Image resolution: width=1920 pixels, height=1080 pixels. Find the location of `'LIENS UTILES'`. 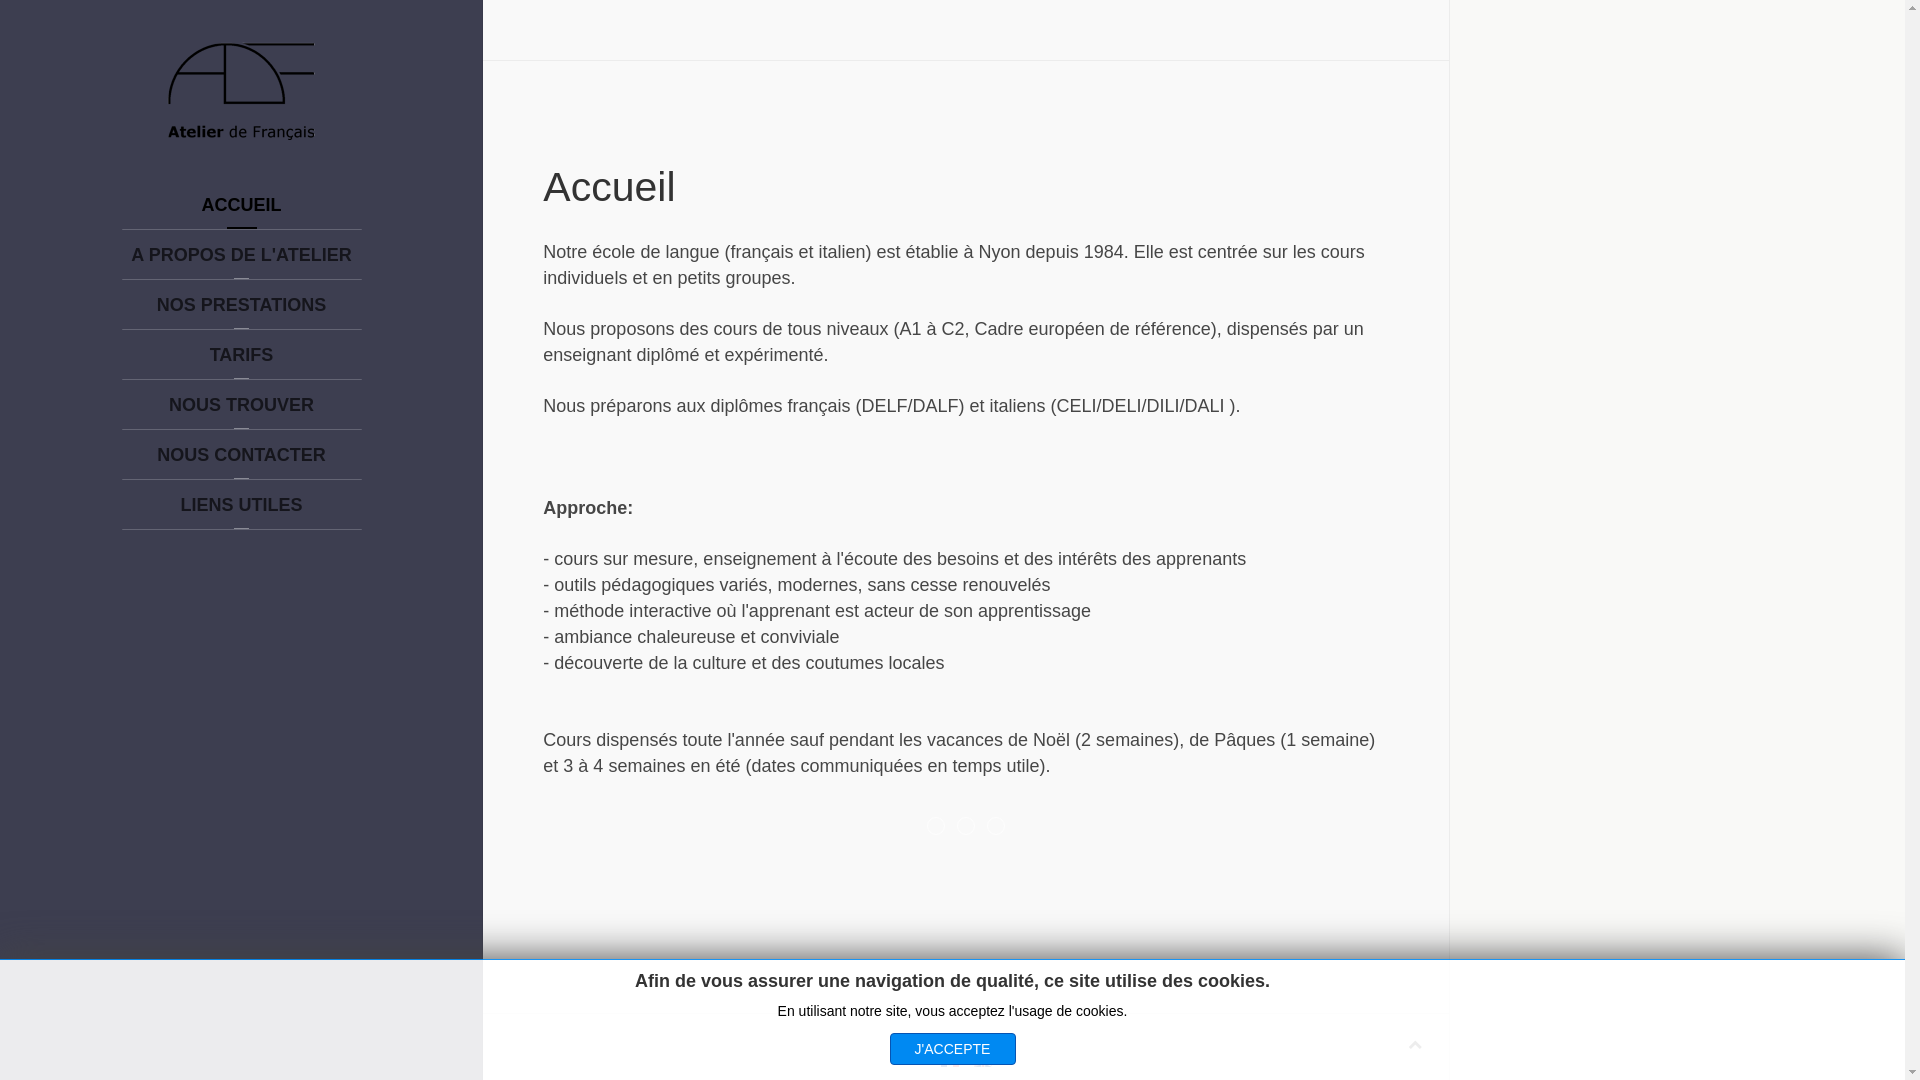

'LIENS UTILES' is located at coordinates (240, 504).